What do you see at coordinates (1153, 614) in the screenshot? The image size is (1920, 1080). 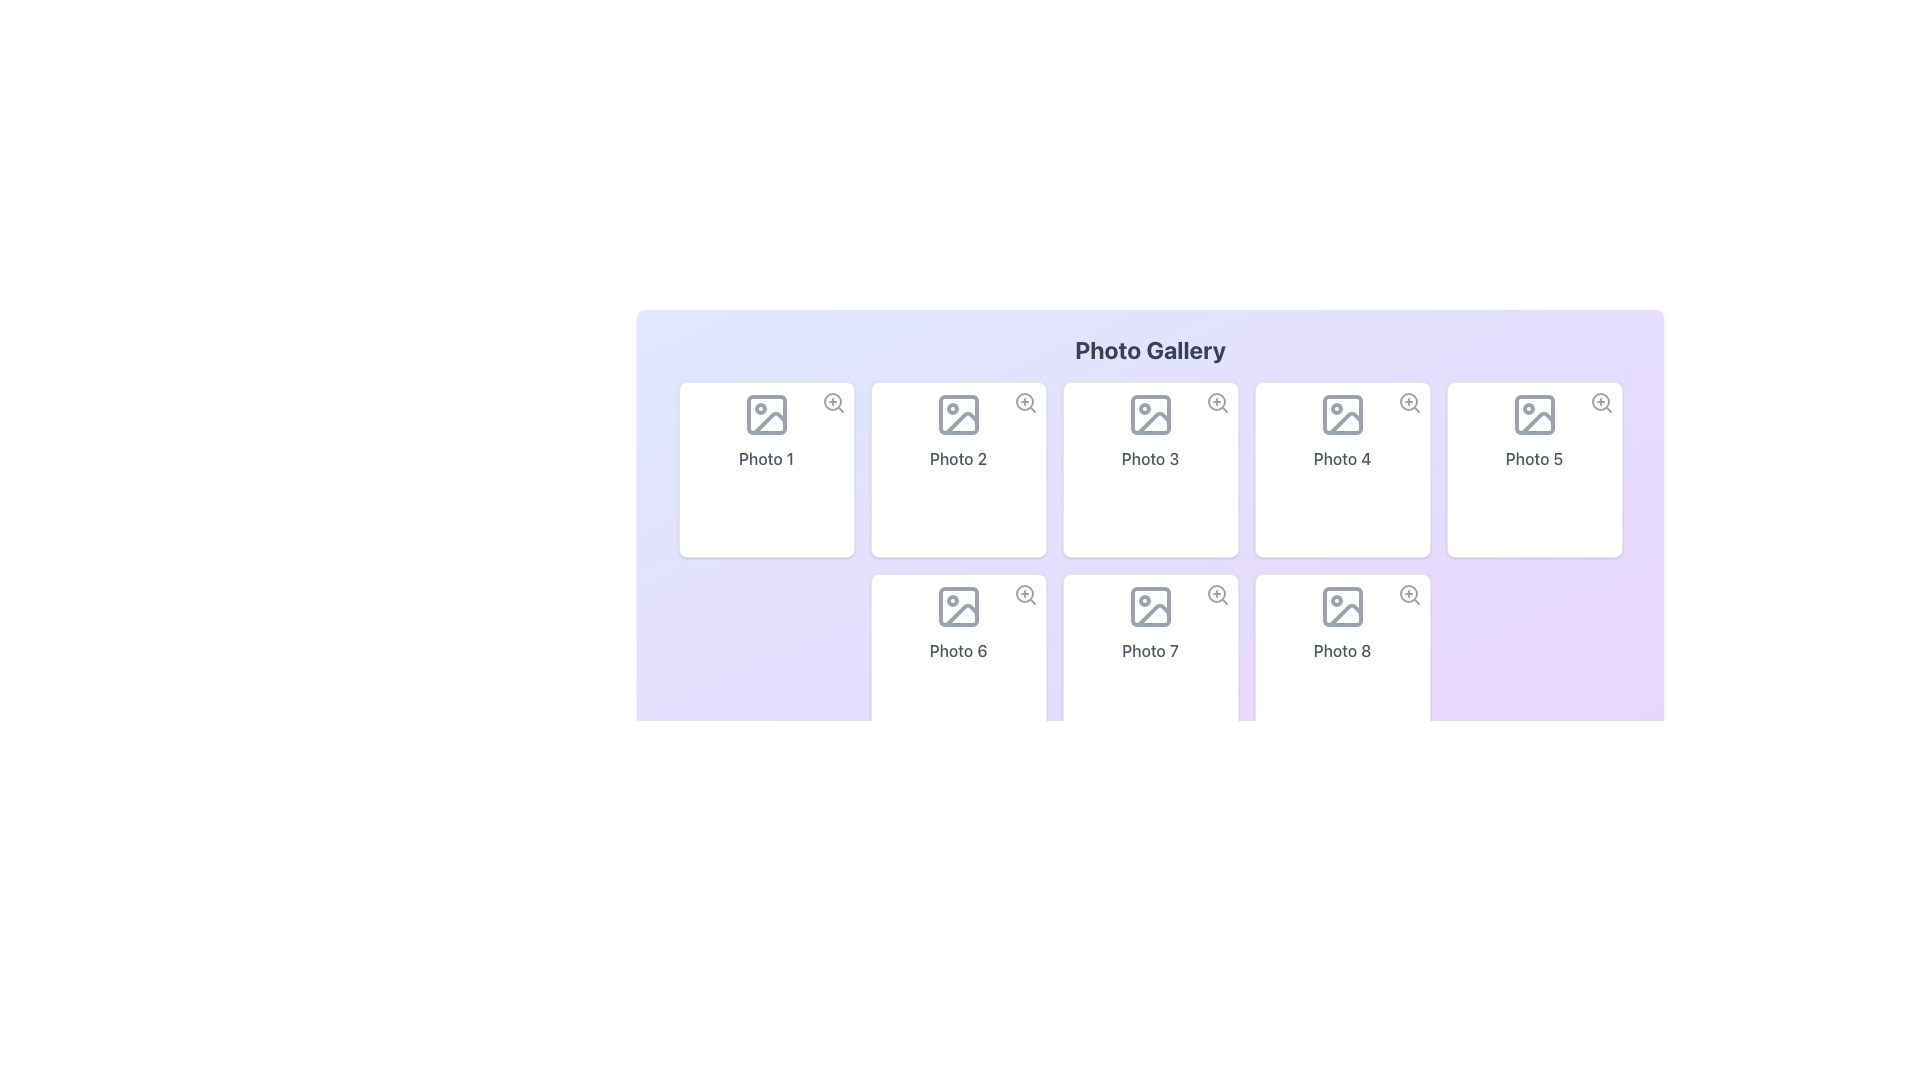 I see `the broken image placeholder icon in the seventh photo of the gallery grid, which indicates a missing or broken image` at bounding box center [1153, 614].